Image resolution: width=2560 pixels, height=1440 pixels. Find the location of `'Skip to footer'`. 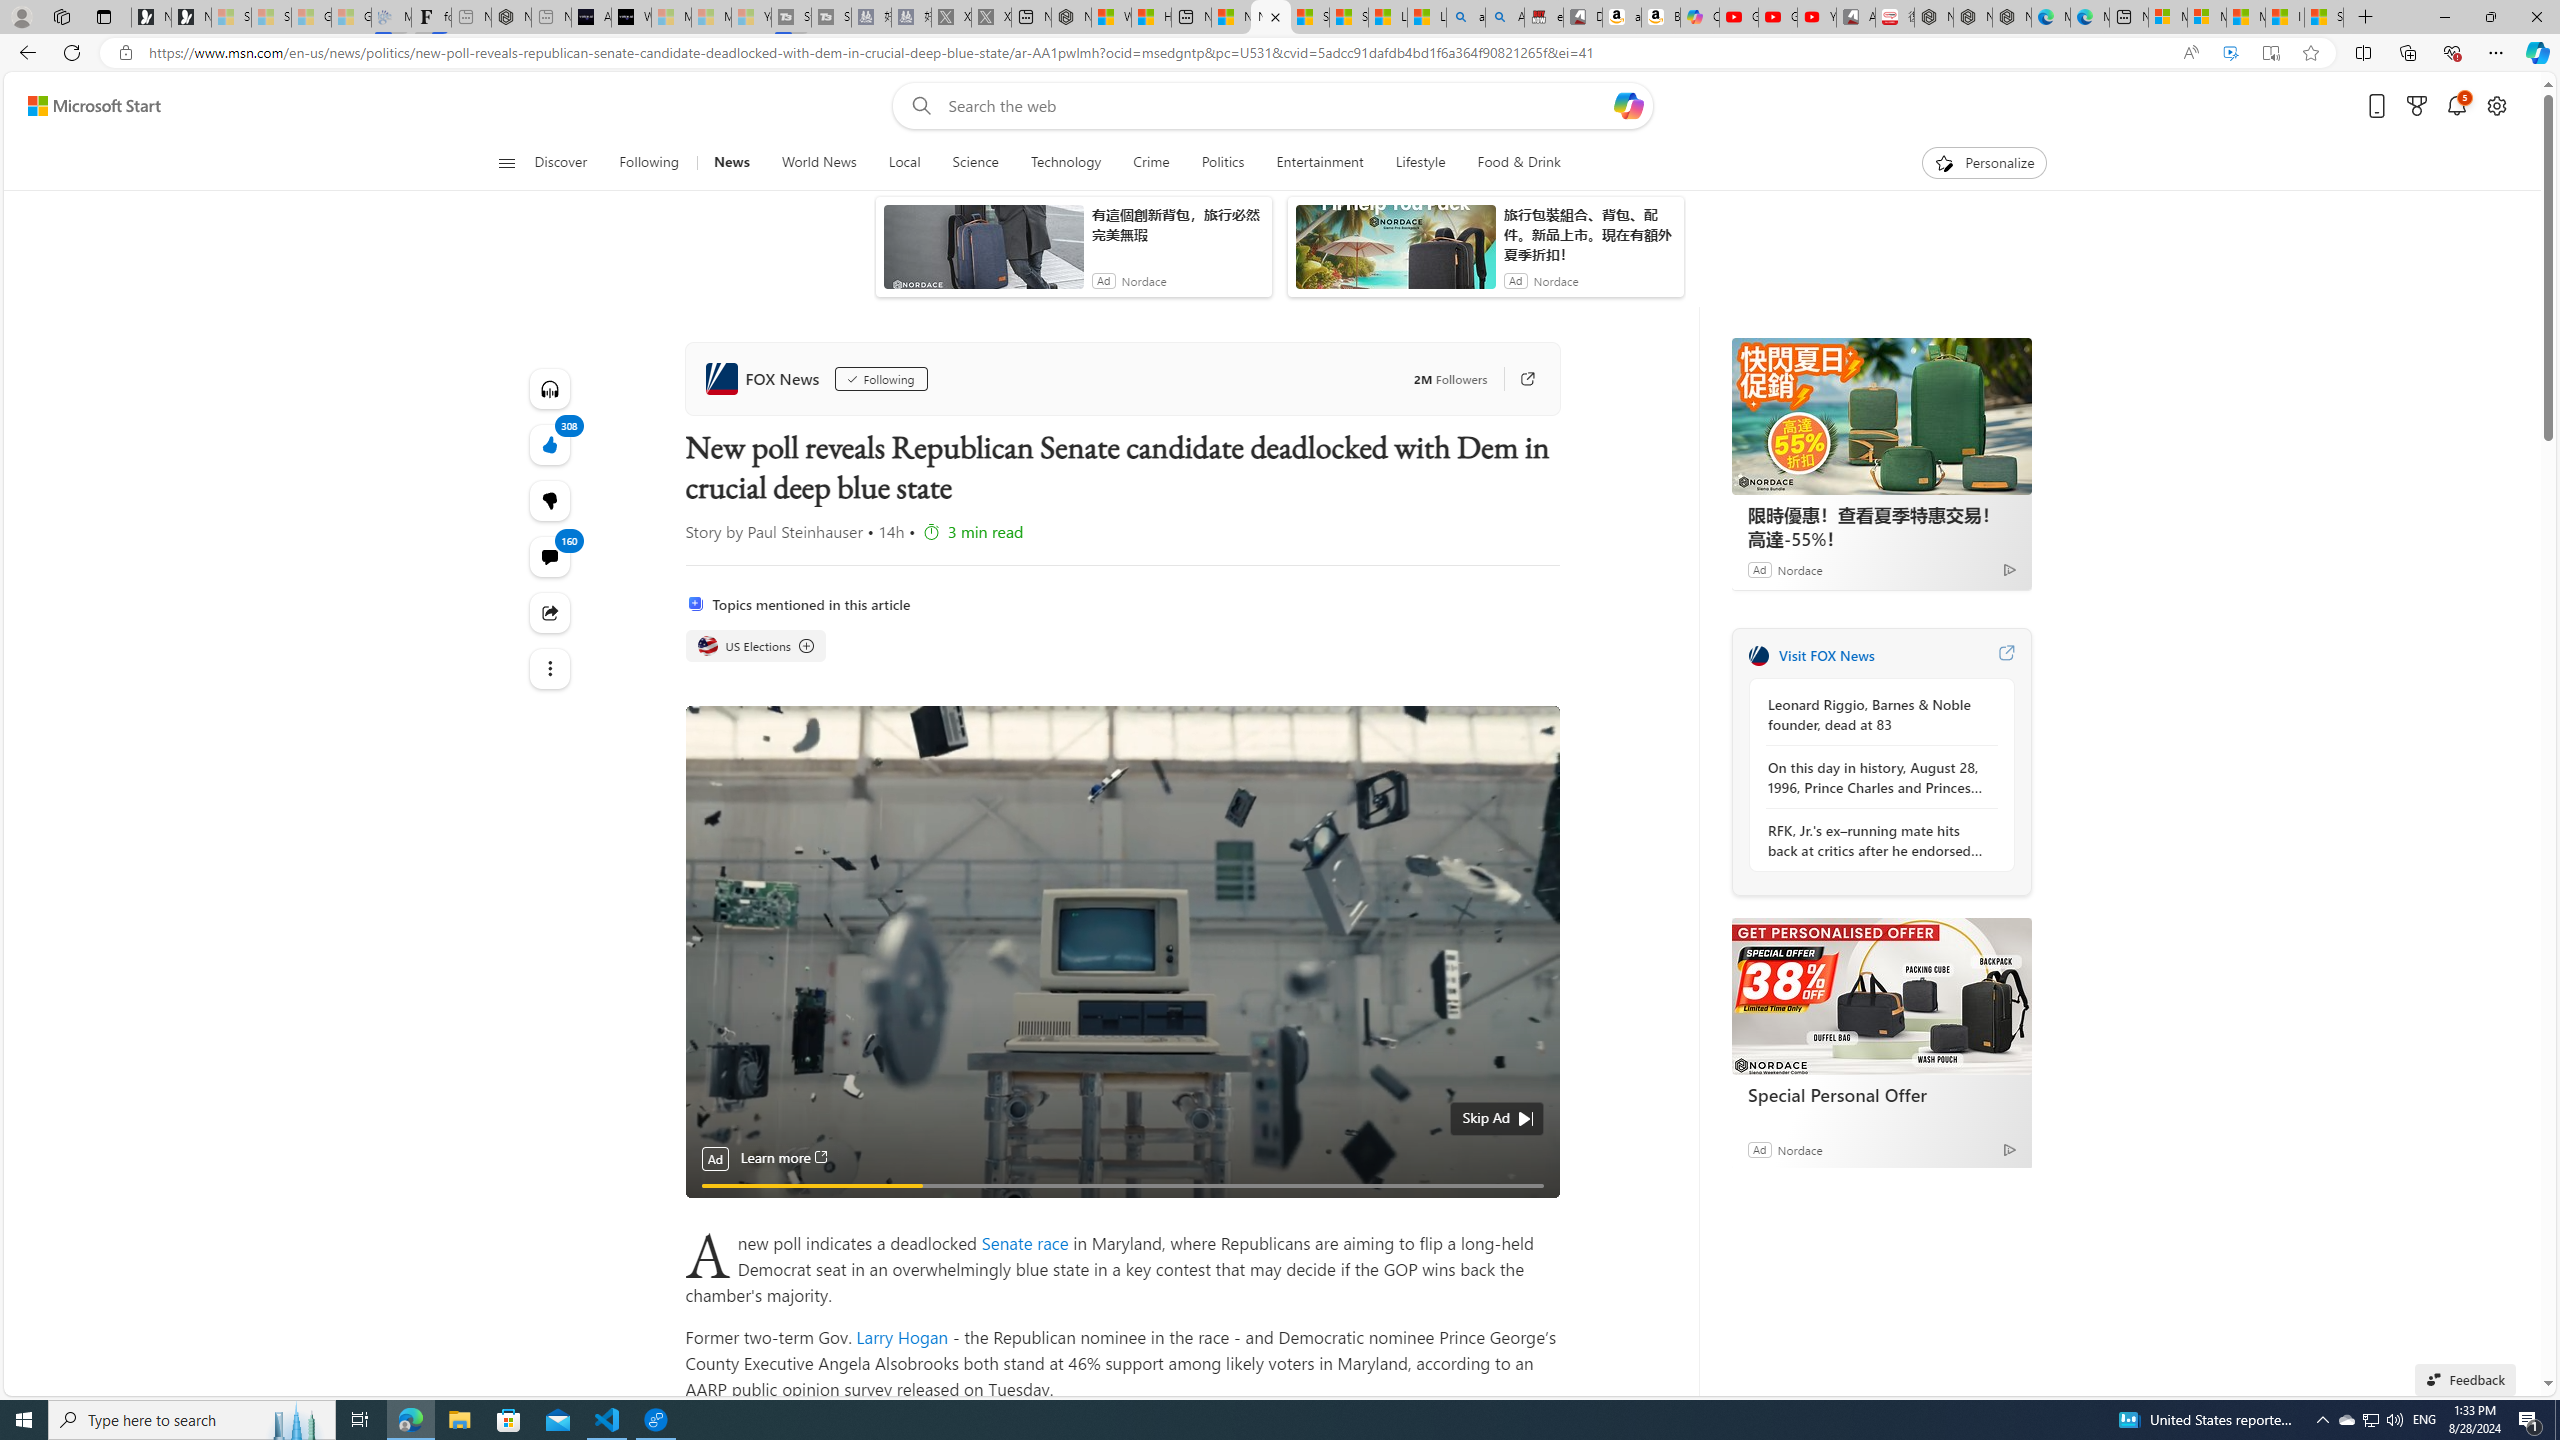

'Skip to footer' is located at coordinates (81, 104).